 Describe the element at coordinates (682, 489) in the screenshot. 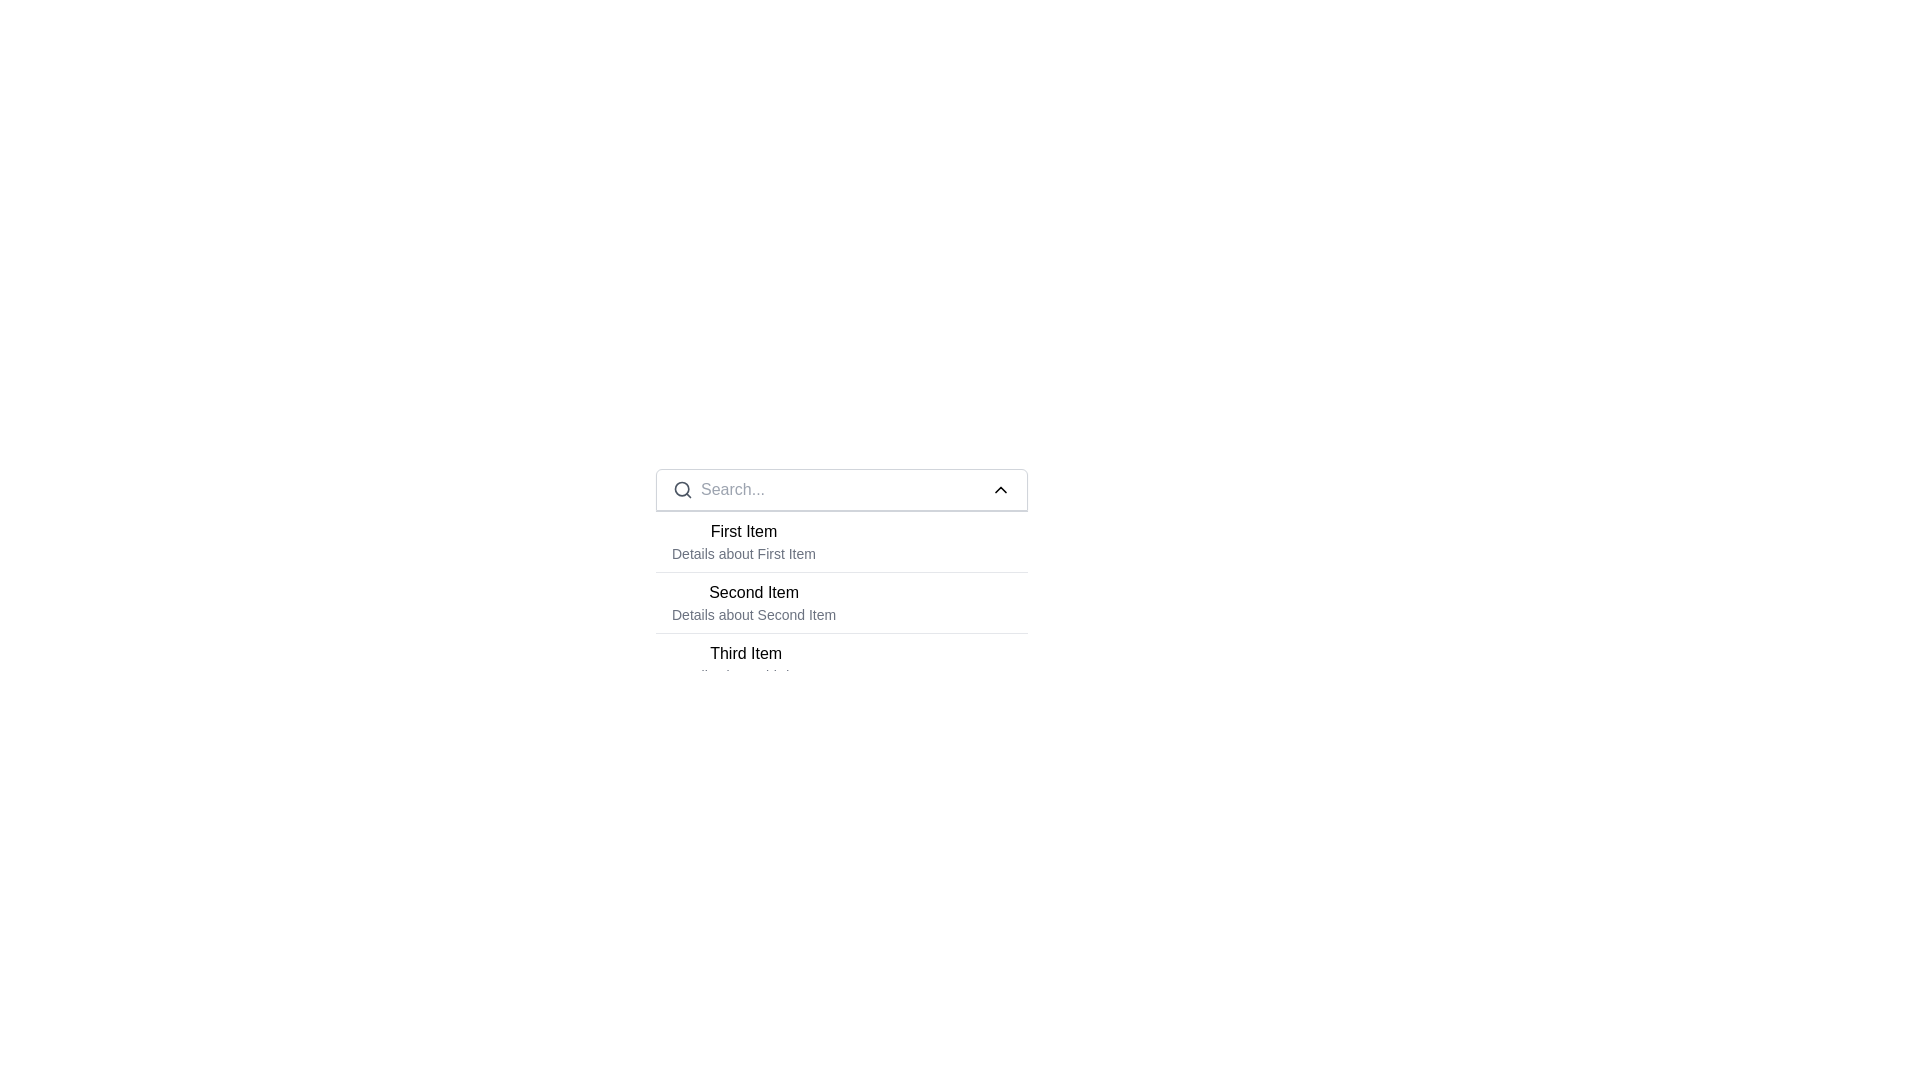

I see `circular SVG component representing the lens of the magnifying glass icon located to the immediate left of the search input field at the top of the dropdown list for UI debugging` at that location.